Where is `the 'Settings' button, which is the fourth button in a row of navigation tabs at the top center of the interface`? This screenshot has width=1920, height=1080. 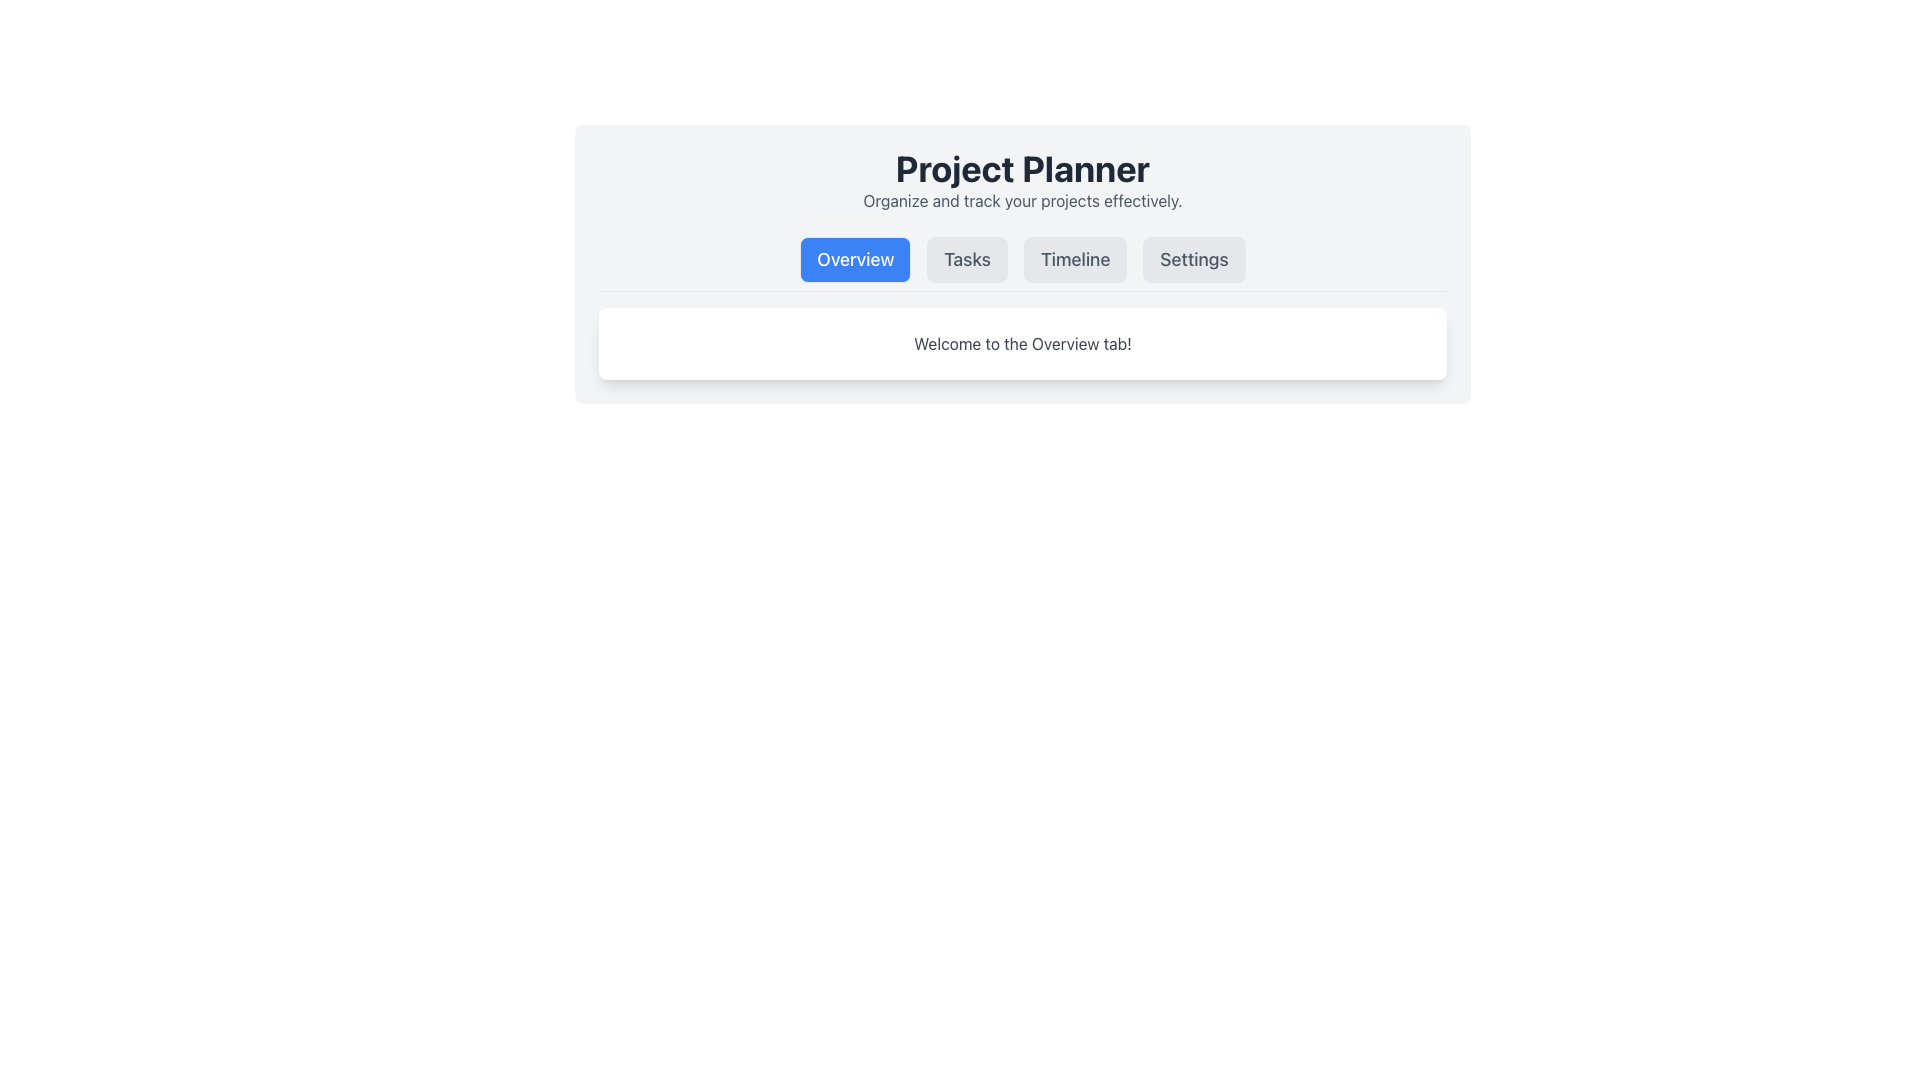 the 'Settings' button, which is the fourth button in a row of navigation tabs at the top center of the interface is located at coordinates (1194, 258).